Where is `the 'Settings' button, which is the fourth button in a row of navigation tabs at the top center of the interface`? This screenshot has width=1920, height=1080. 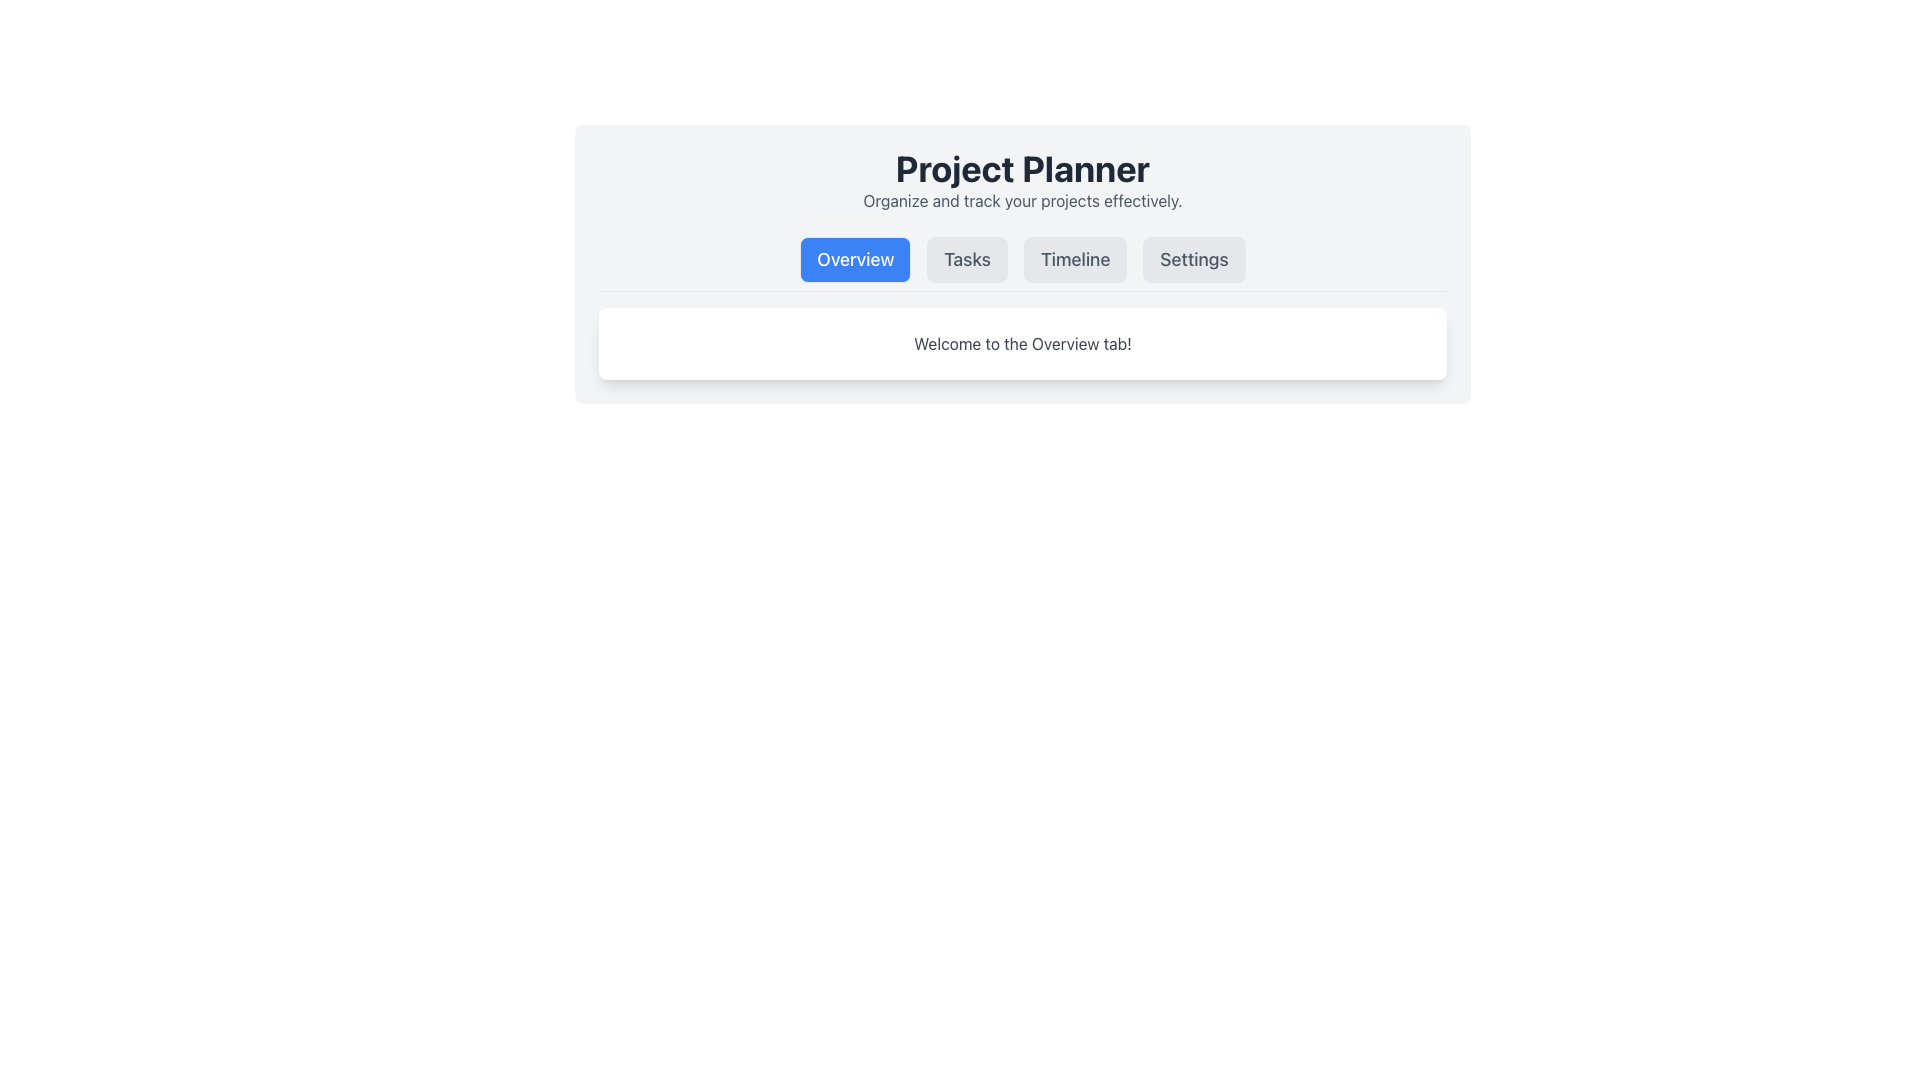 the 'Settings' button, which is the fourth button in a row of navigation tabs at the top center of the interface is located at coordinates (1194, 258).